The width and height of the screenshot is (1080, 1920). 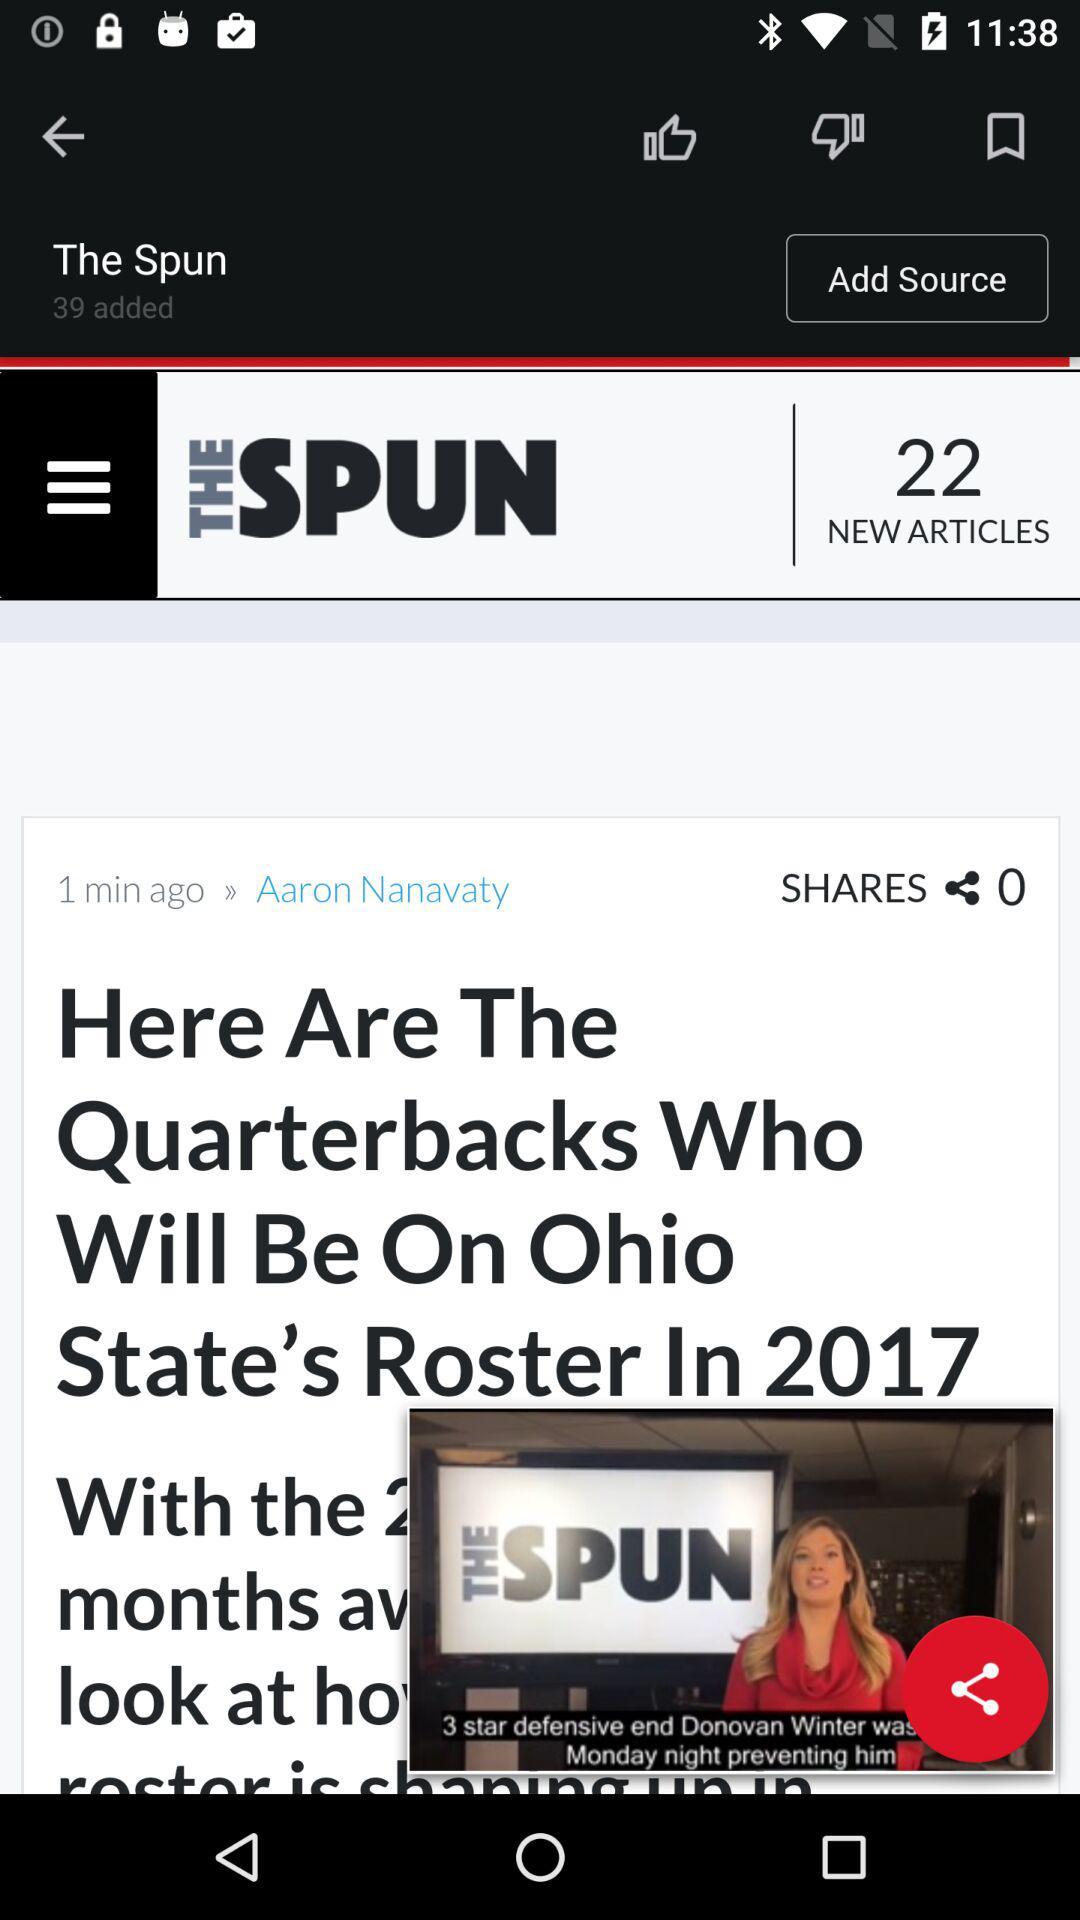 I want to click on the share icon, so click(x=974, y=1688).